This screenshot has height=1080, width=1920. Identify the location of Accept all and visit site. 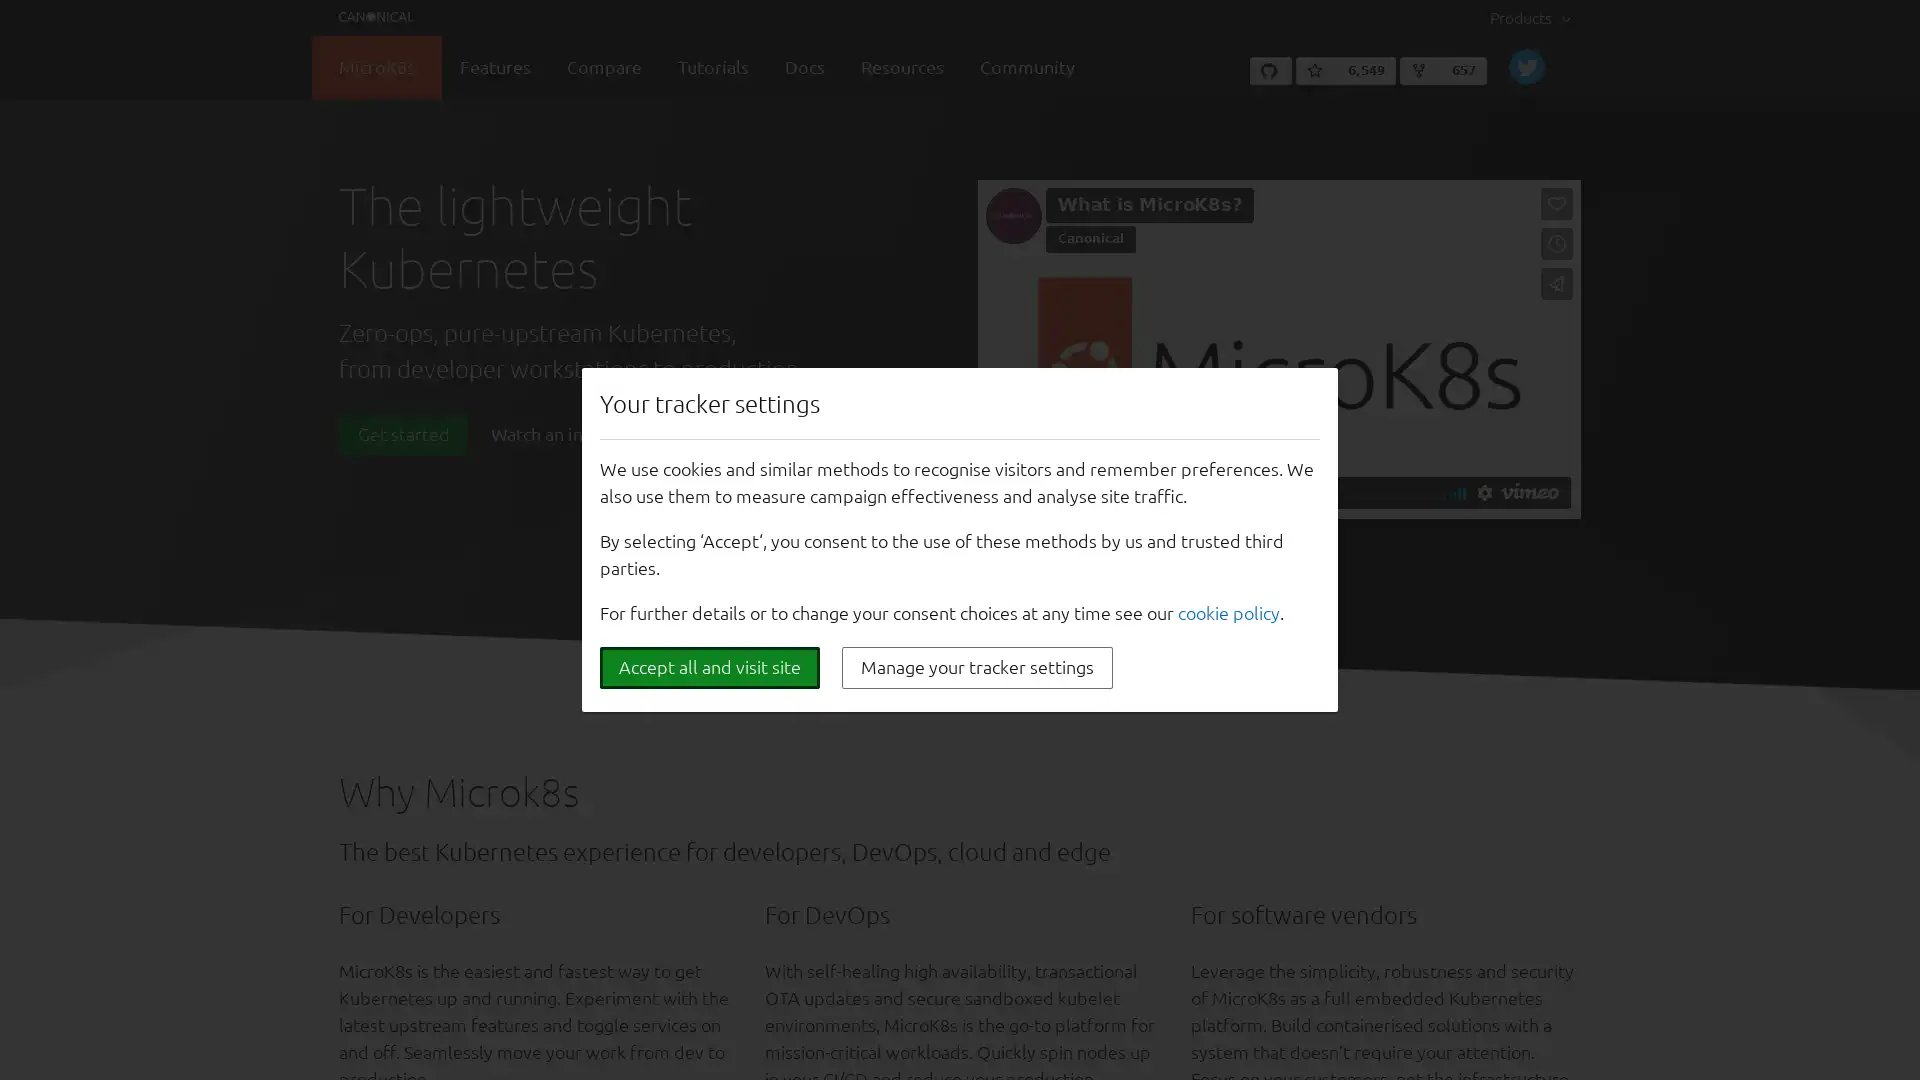
(710, 667).